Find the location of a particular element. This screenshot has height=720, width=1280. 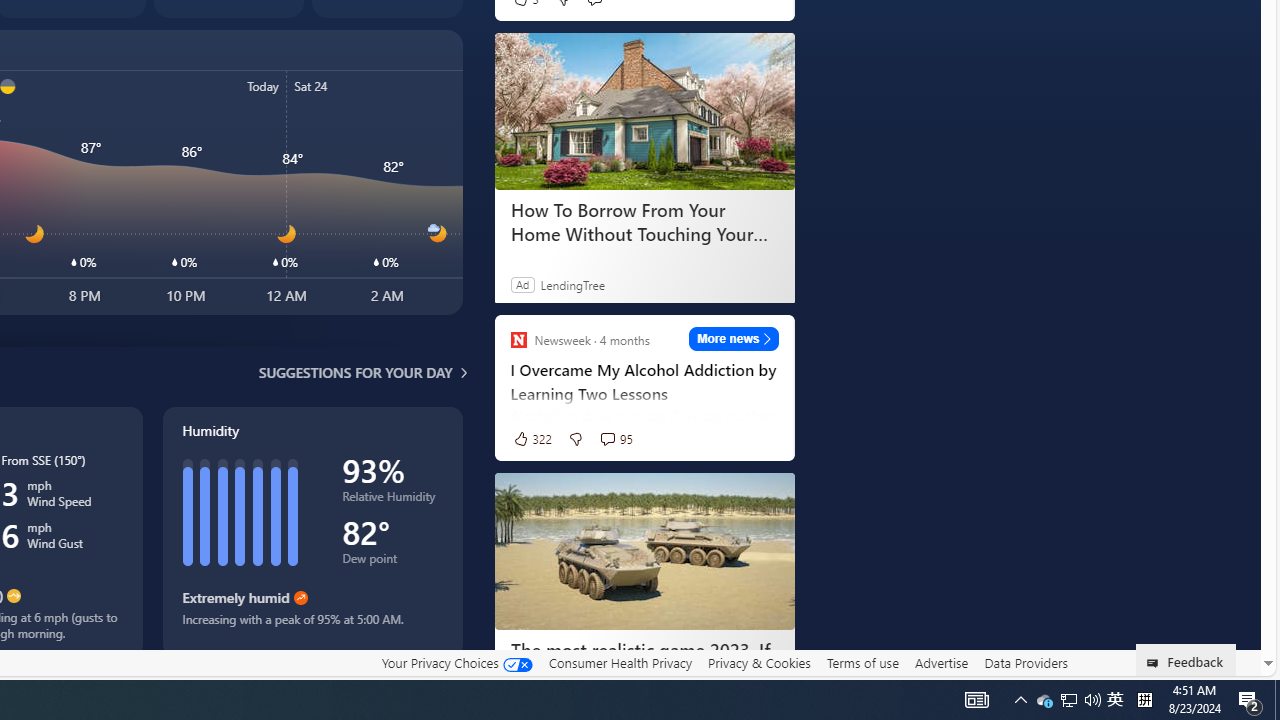

'Increasing with a peak of 95% at 5:00 AM.' is located at coordinates (311, 626).